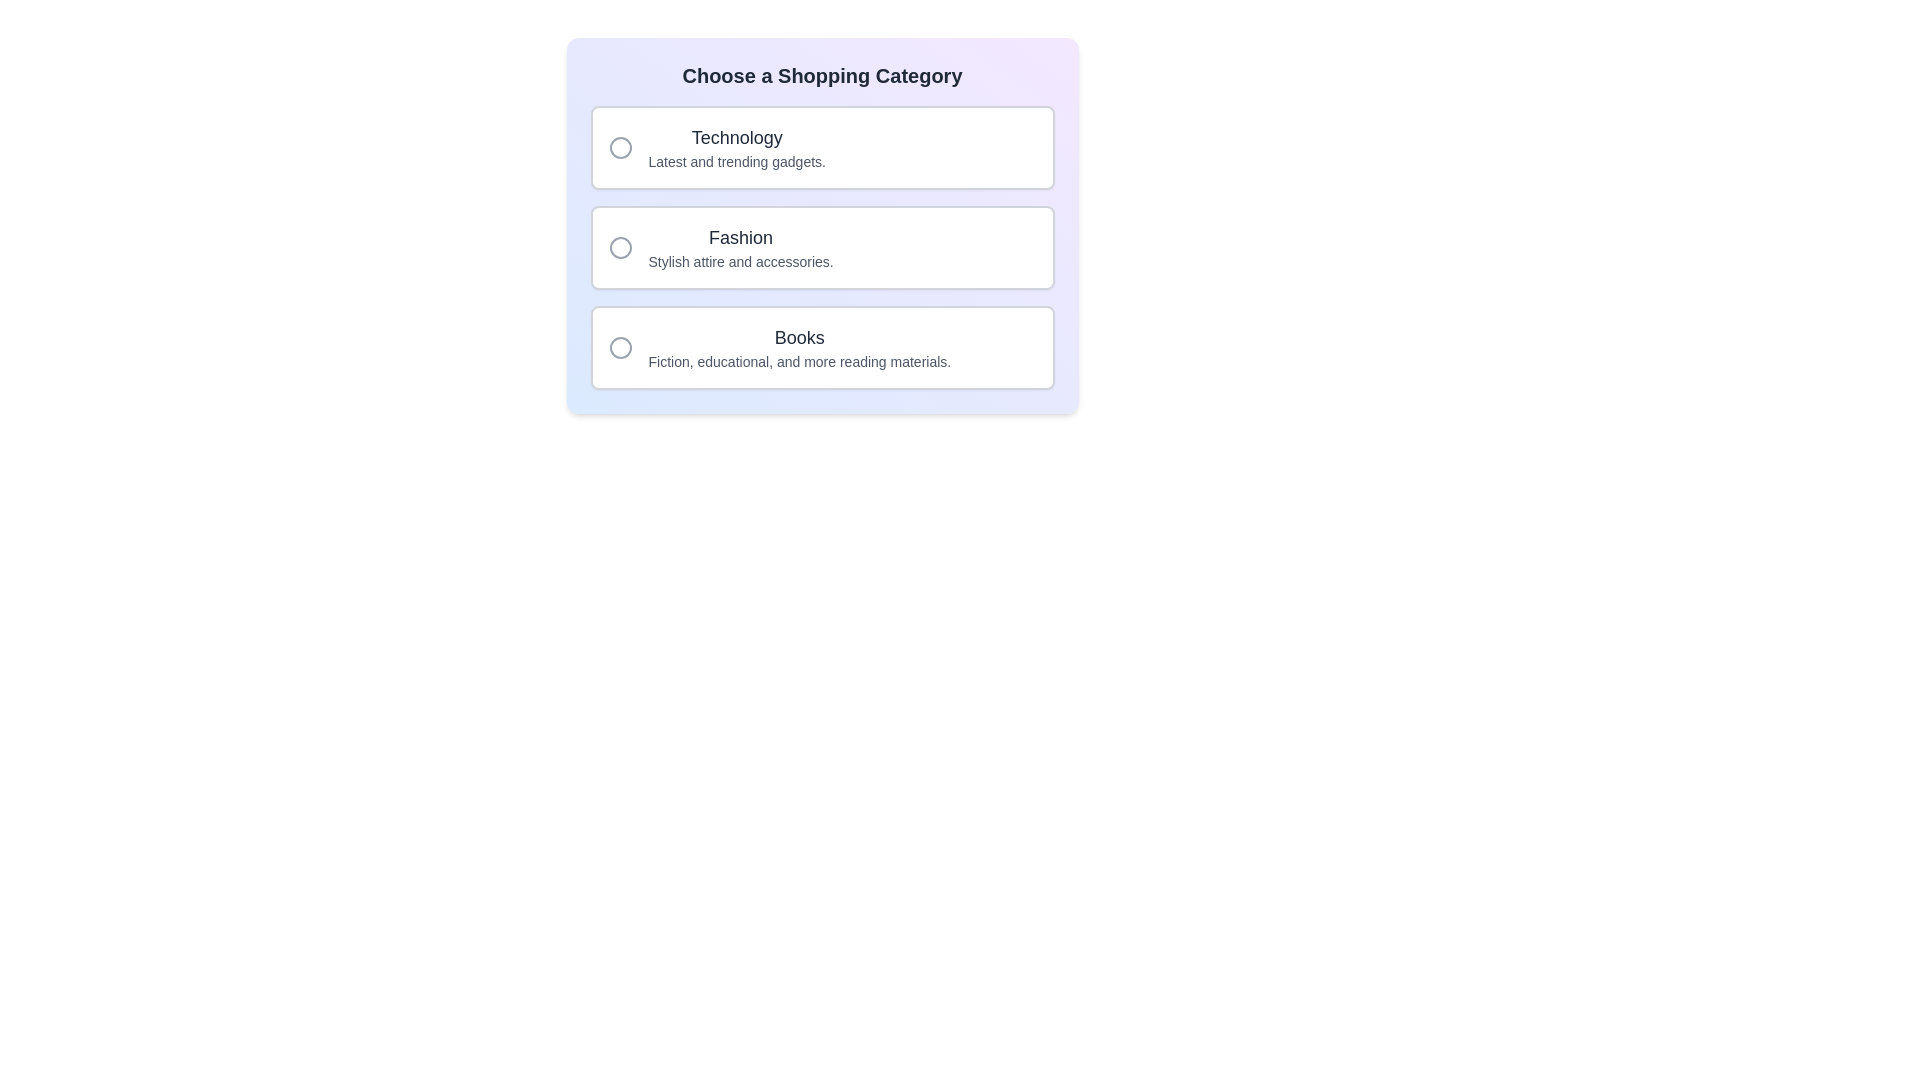 The height and width of the screenshot is (1080, 1920). Describe the element at coordinates (619, 246) in the screenshot. I see `the gray radio button located to the left of the 'Fashion' text` at that location.